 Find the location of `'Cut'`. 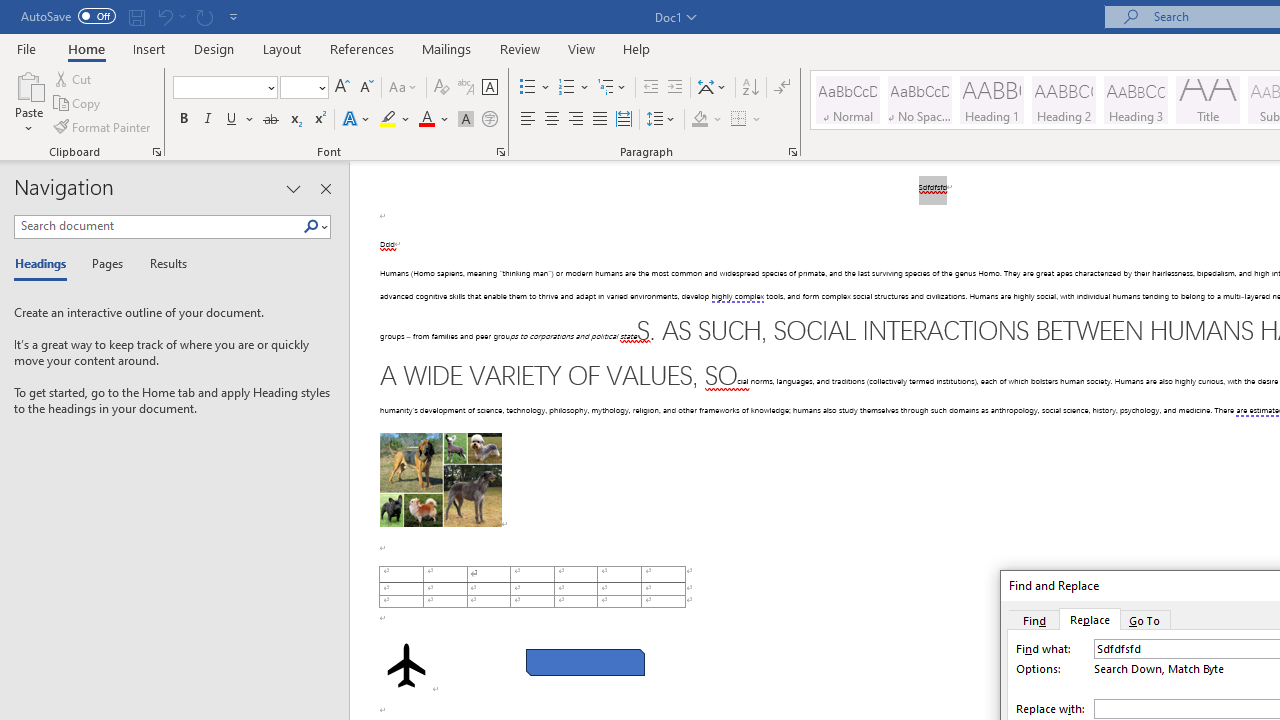

'Cut' is located at coordinates (74, 78).